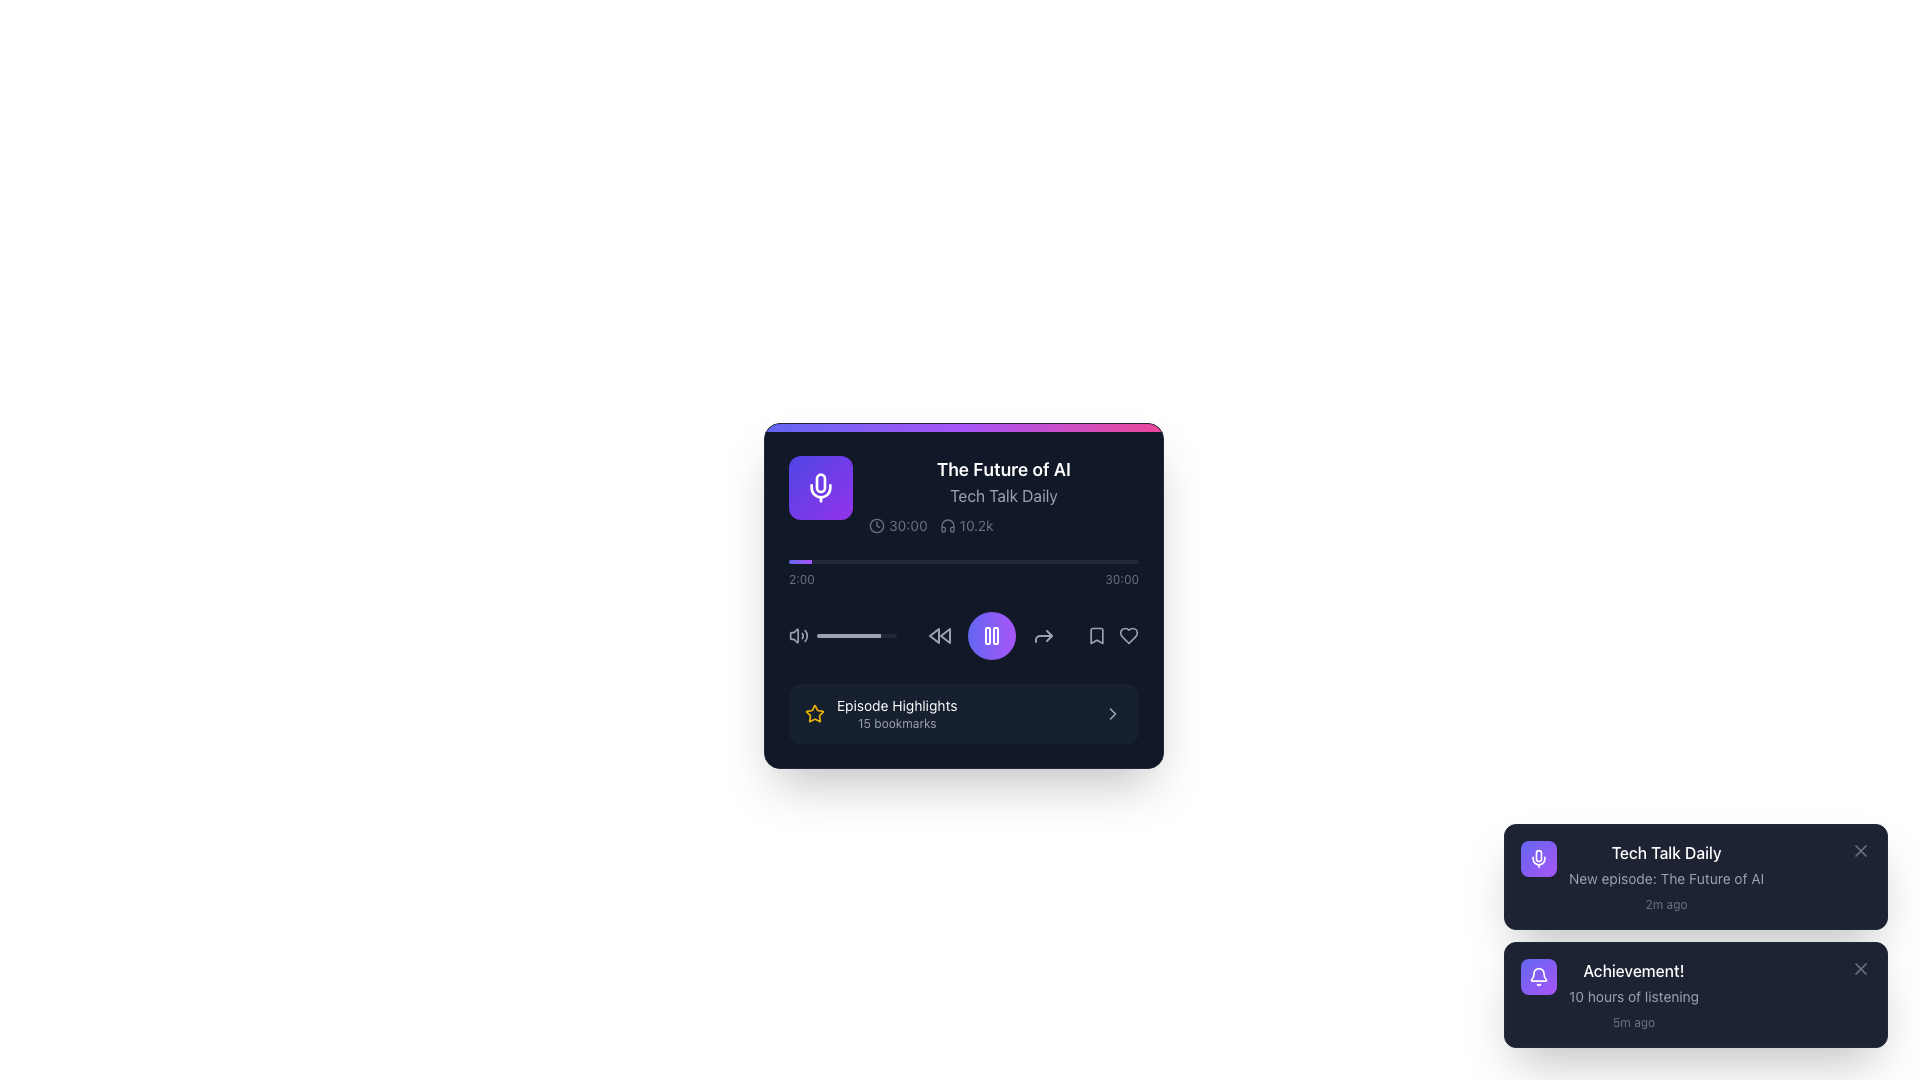 Image resolution: width=1920 pixels, height=1080 pixels. Describe the element at coordinates (1860, 851) in the screenshot. I see `the Close Icon located in the top-right corner of the first notification entry` at that location.